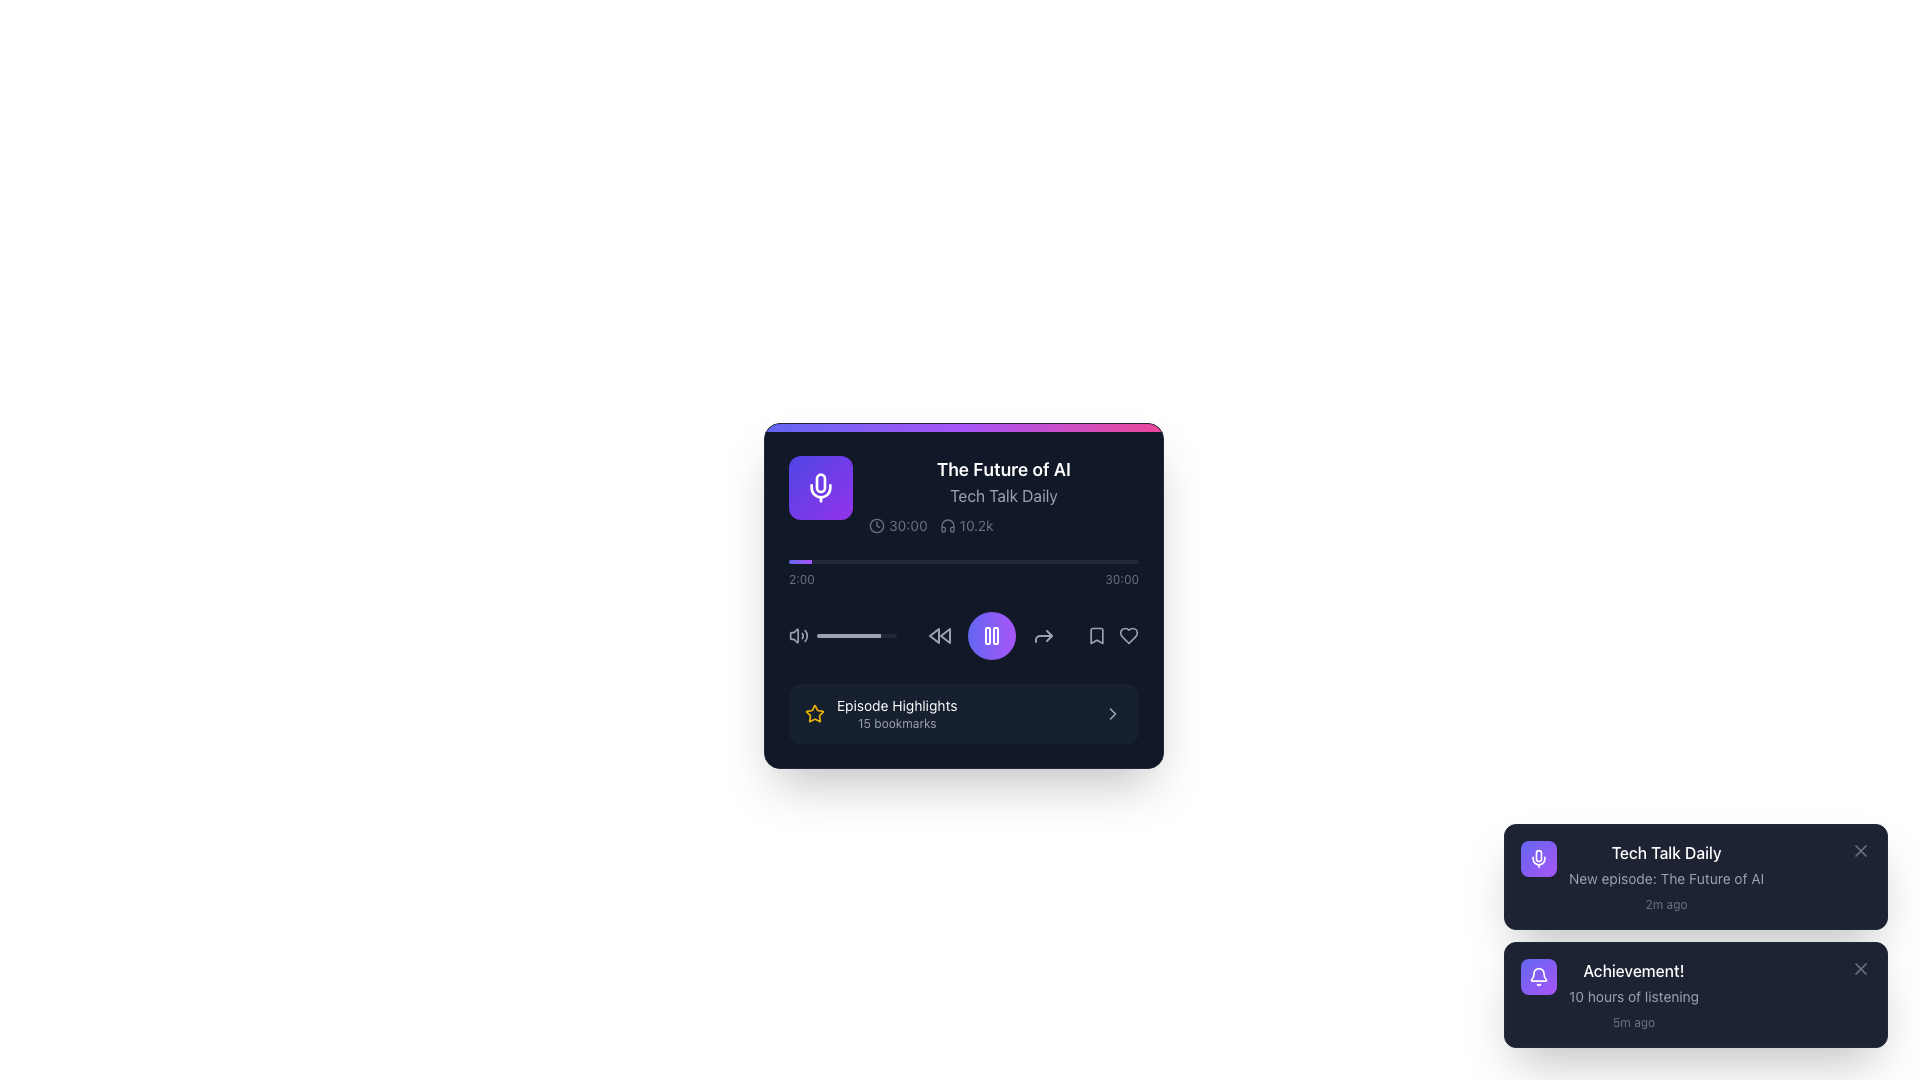 Image resolution: width=1920 pixels, height=1080 pixels. Describe the element at coordinates (1860, 851) in the screenshot. I see `the Close Icon located in the top-right corner of the first notification entry` at that location.